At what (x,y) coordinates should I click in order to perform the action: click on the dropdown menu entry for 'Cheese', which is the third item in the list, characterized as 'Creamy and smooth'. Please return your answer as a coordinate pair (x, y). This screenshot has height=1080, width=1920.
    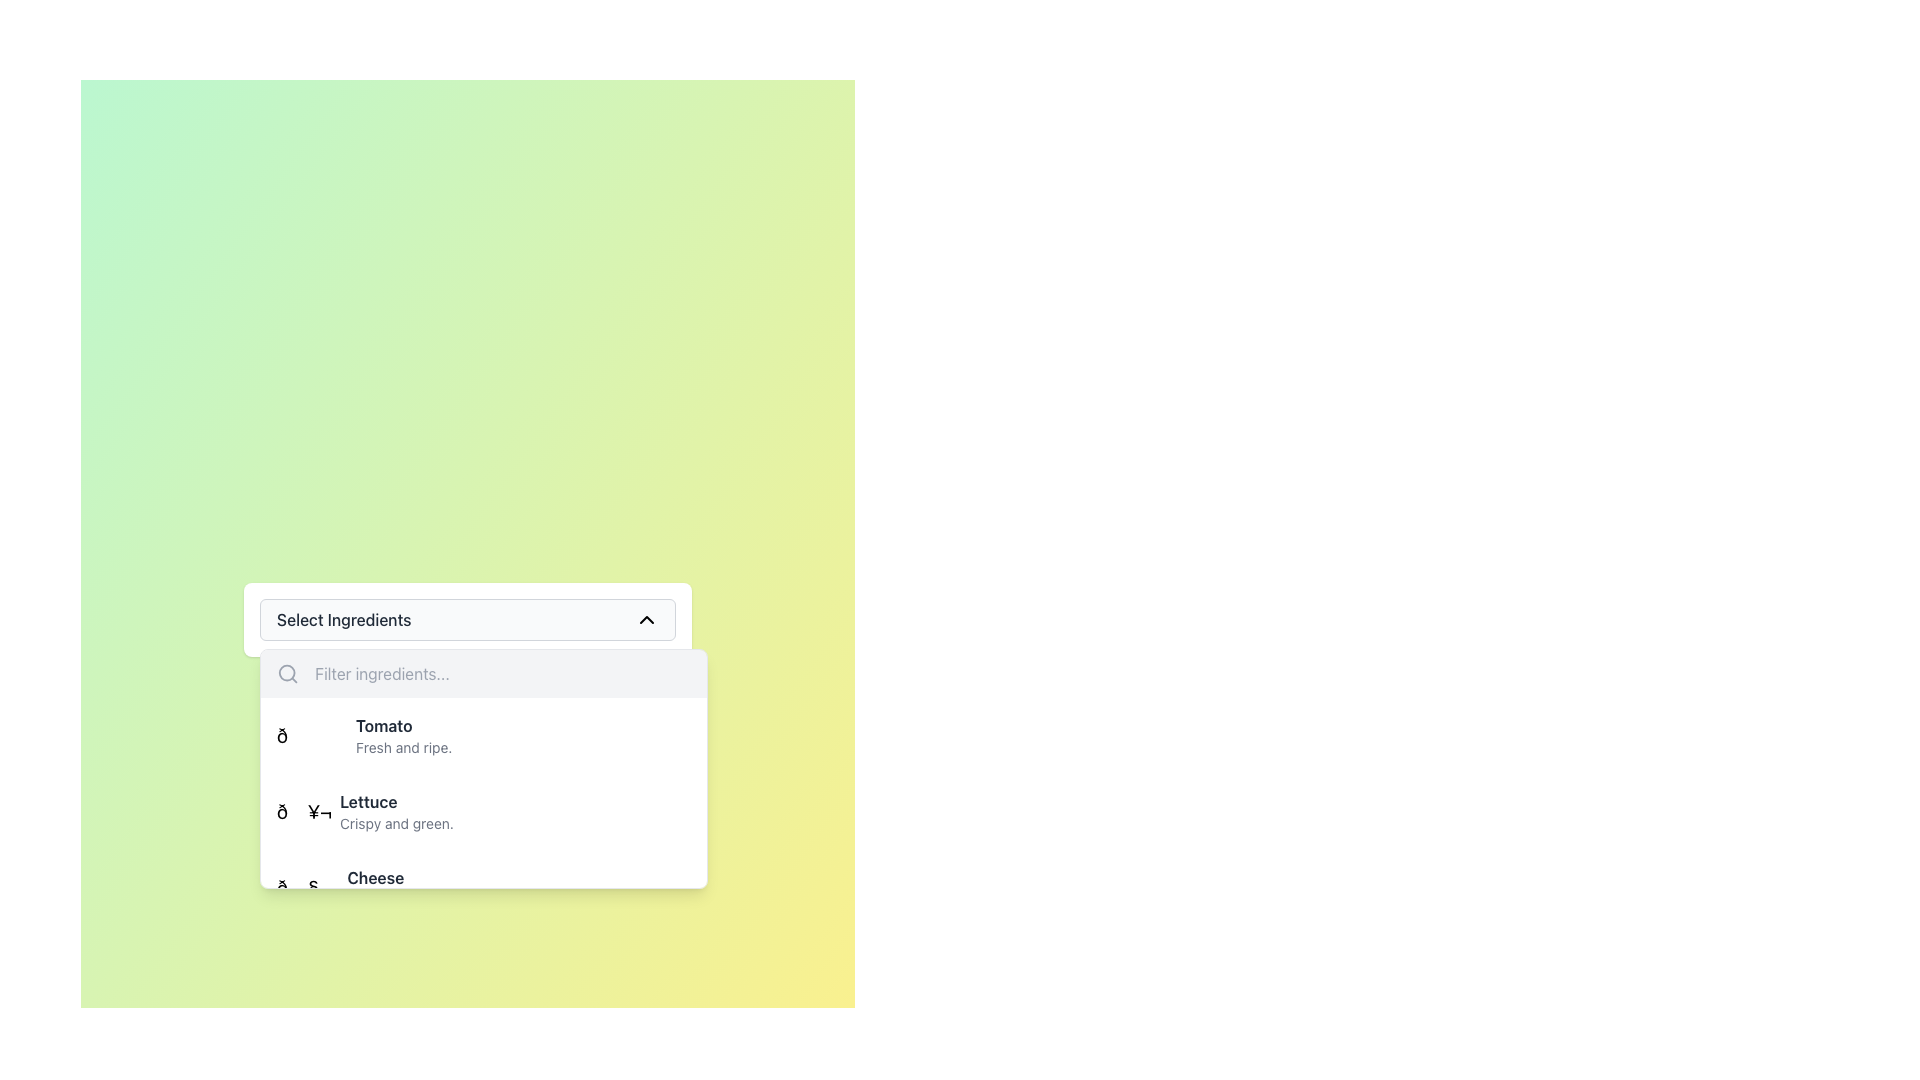
    Looking at the image, I should click on (484, 886).